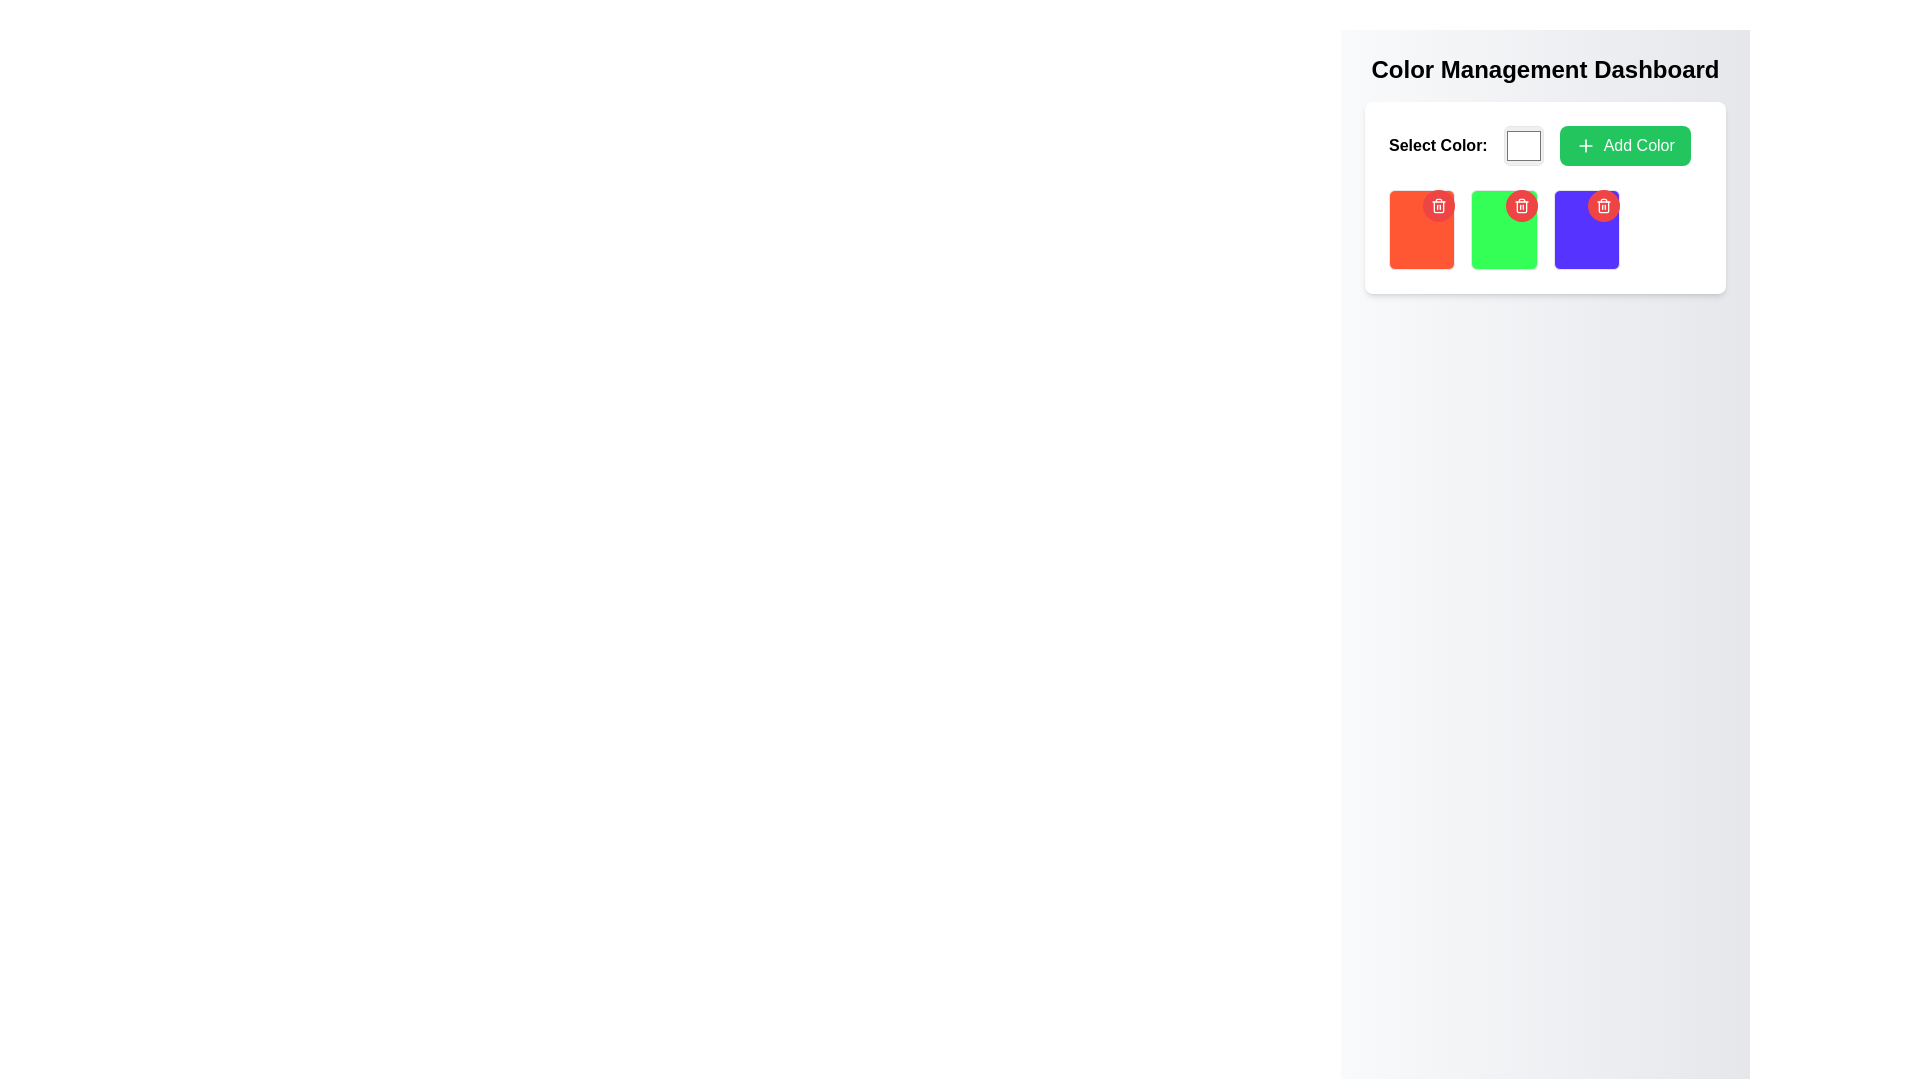 The width and height of the screenshot is (1920, 1080). What do you see at coordinates (1438, 205) in the screenshot?
I see `the delete button located in the top-right corner of the first red color card under the 'Select Color' section of the 'Color Management Dashboard' to observe the hover effect` at bounding box center [1438, 205].